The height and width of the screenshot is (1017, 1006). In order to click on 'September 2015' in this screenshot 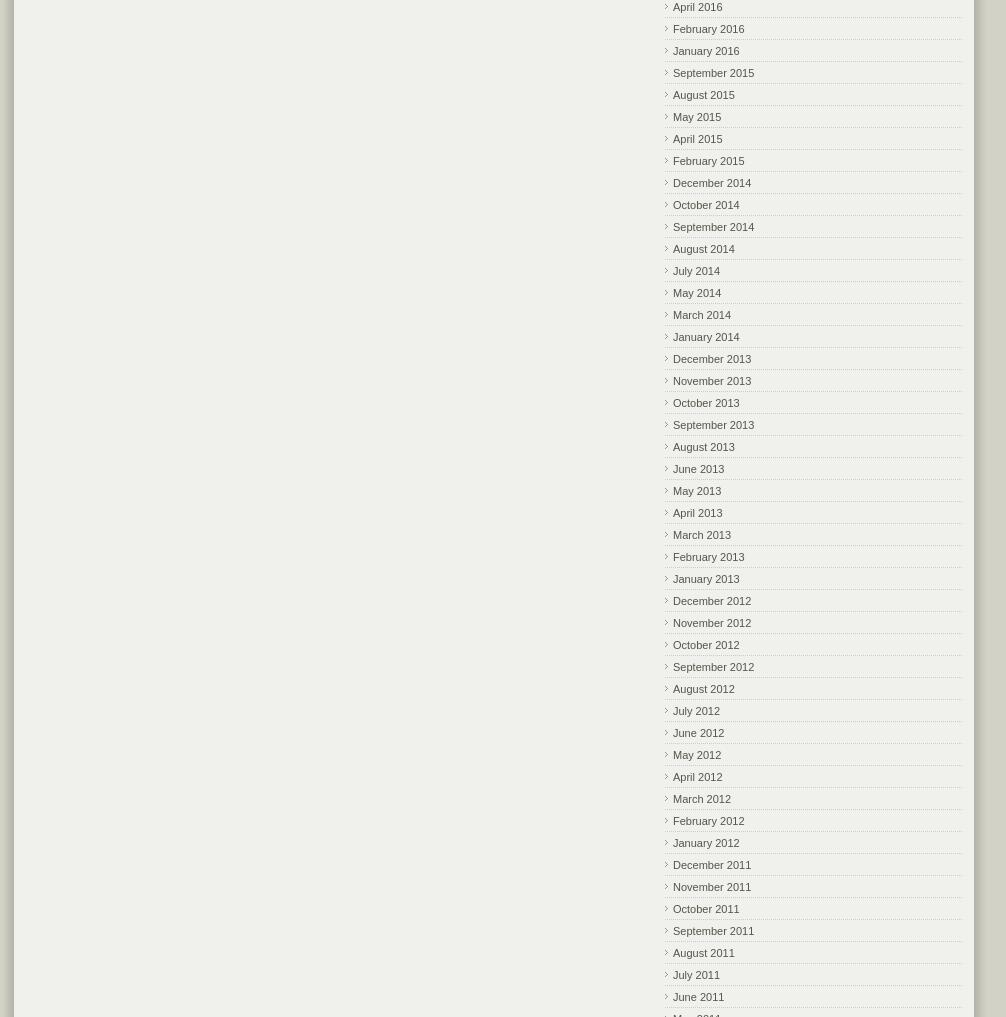, I will do `click(713, 72)`.